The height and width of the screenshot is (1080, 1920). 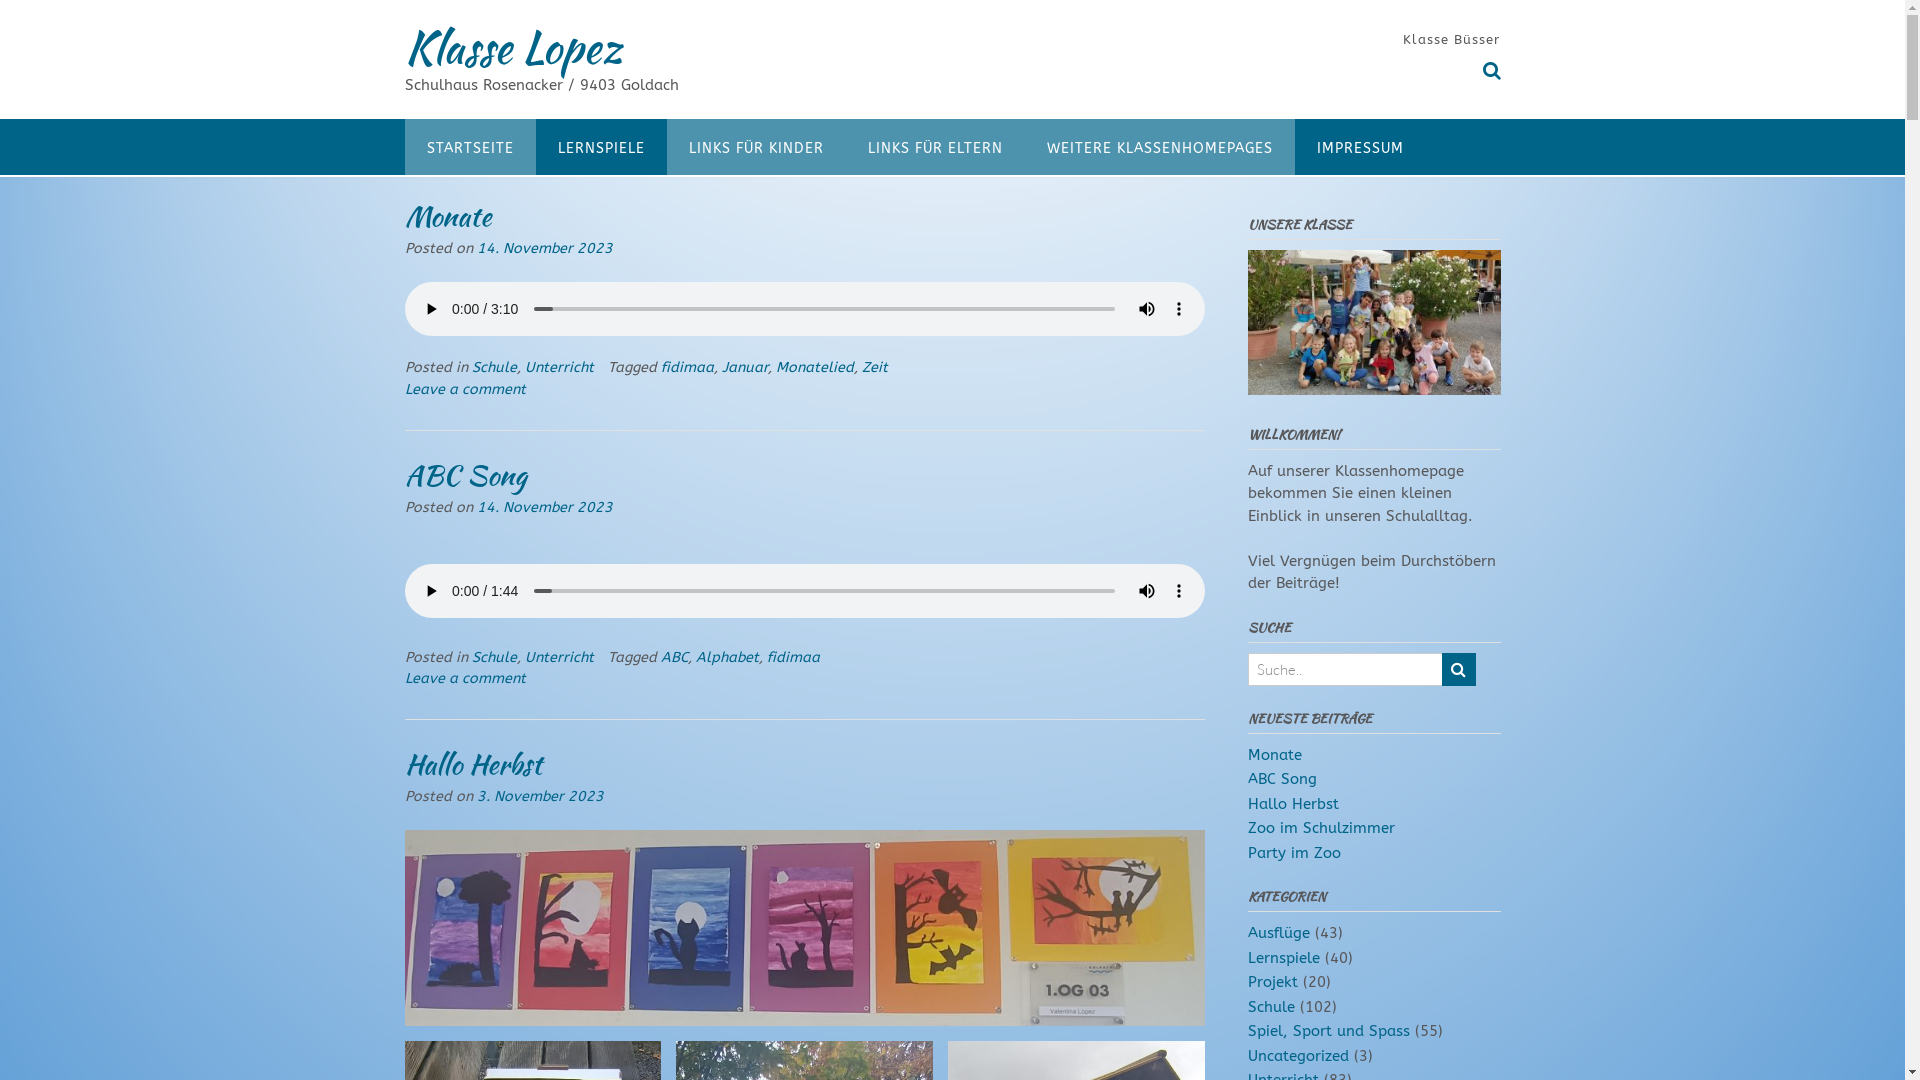 What do you see at coordinates (1270, 1006) in the screenshot?
I see `'Schule'` at bounding box center [1270, 1006].